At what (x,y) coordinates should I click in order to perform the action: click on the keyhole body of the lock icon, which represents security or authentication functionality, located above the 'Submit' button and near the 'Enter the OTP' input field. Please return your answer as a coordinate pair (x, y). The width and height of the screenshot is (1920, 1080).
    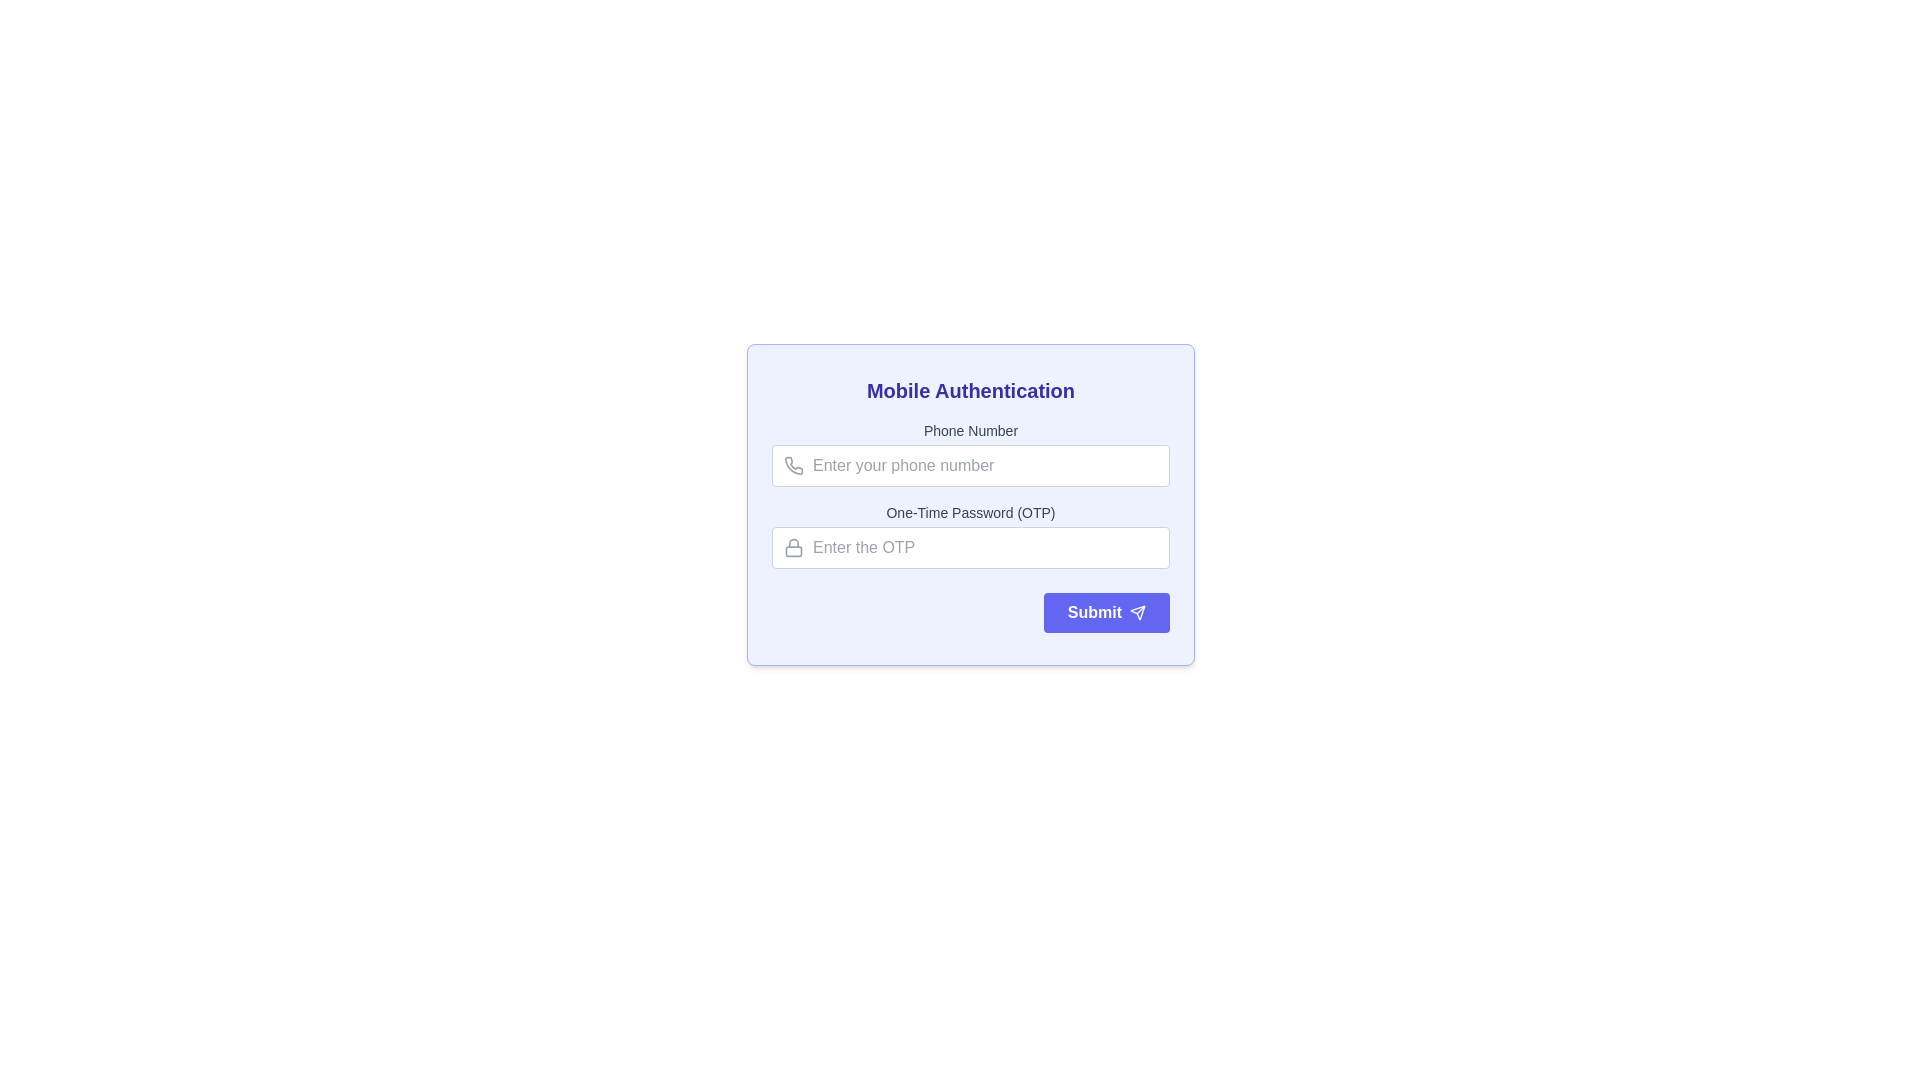
    Looking at the image, I should click on (792, 551).